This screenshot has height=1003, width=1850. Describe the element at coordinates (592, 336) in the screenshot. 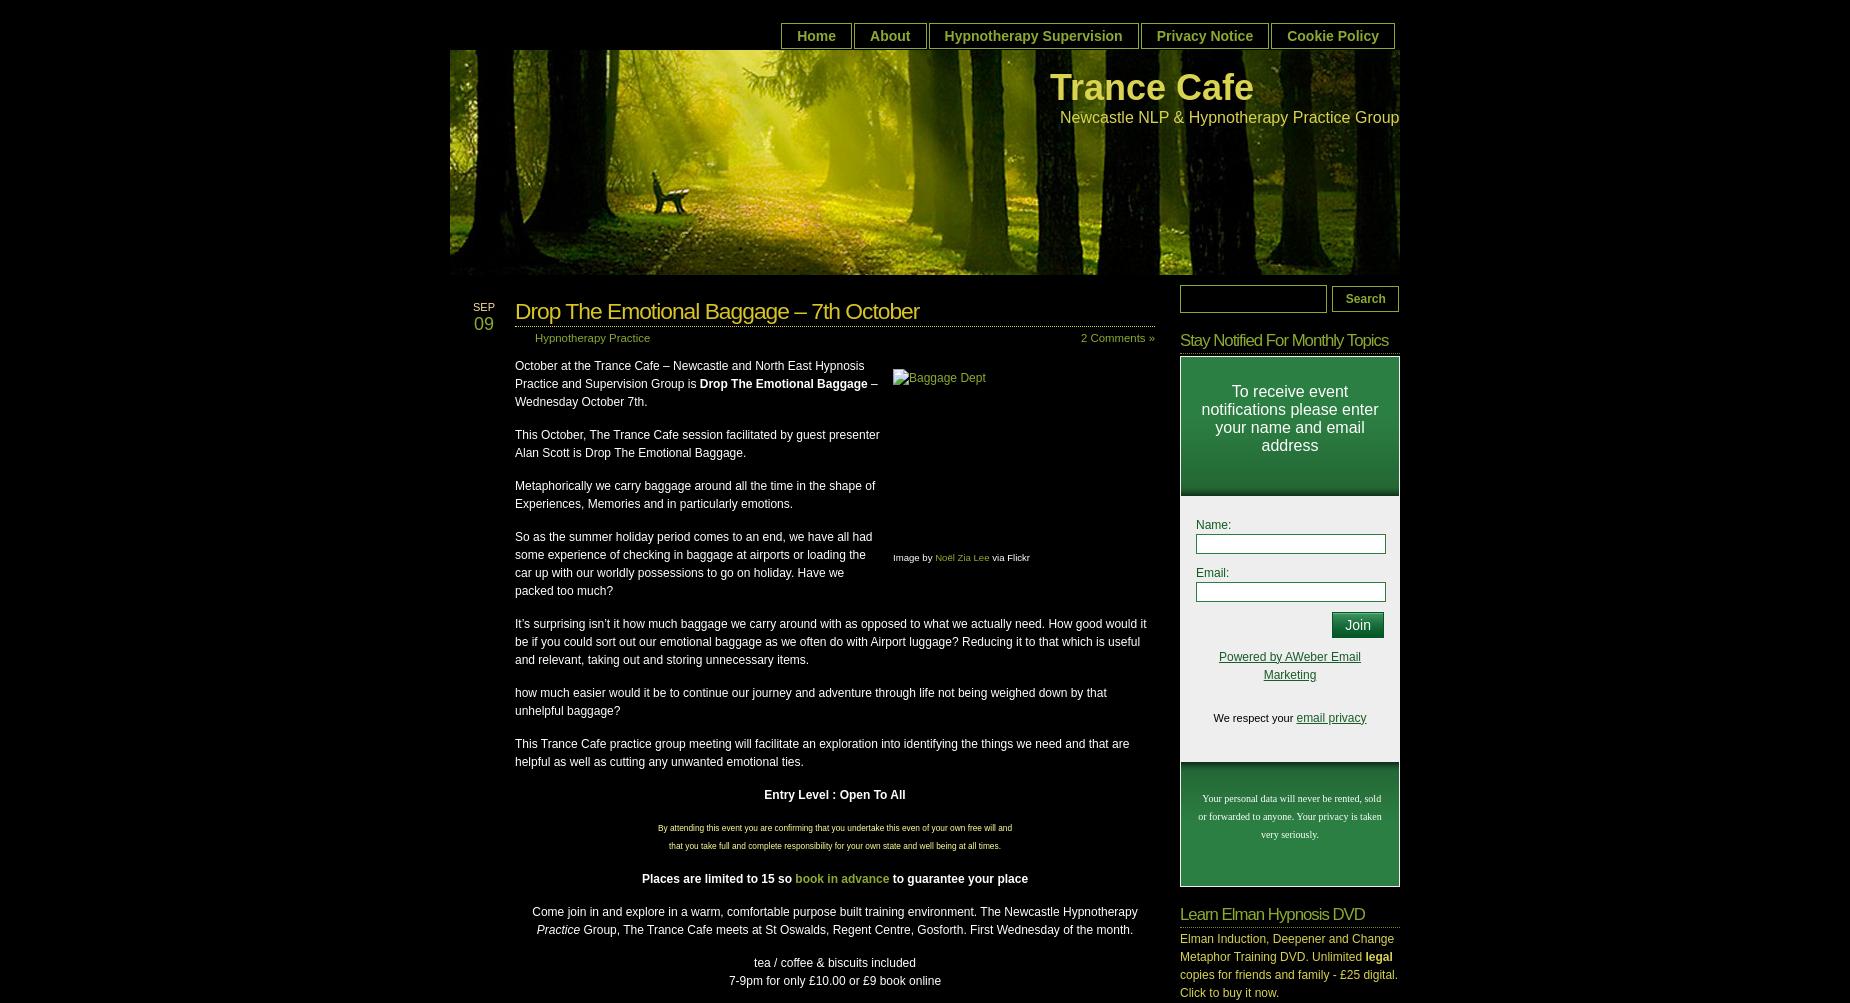

I see `'Hypnotherapy Practice'` at that location.